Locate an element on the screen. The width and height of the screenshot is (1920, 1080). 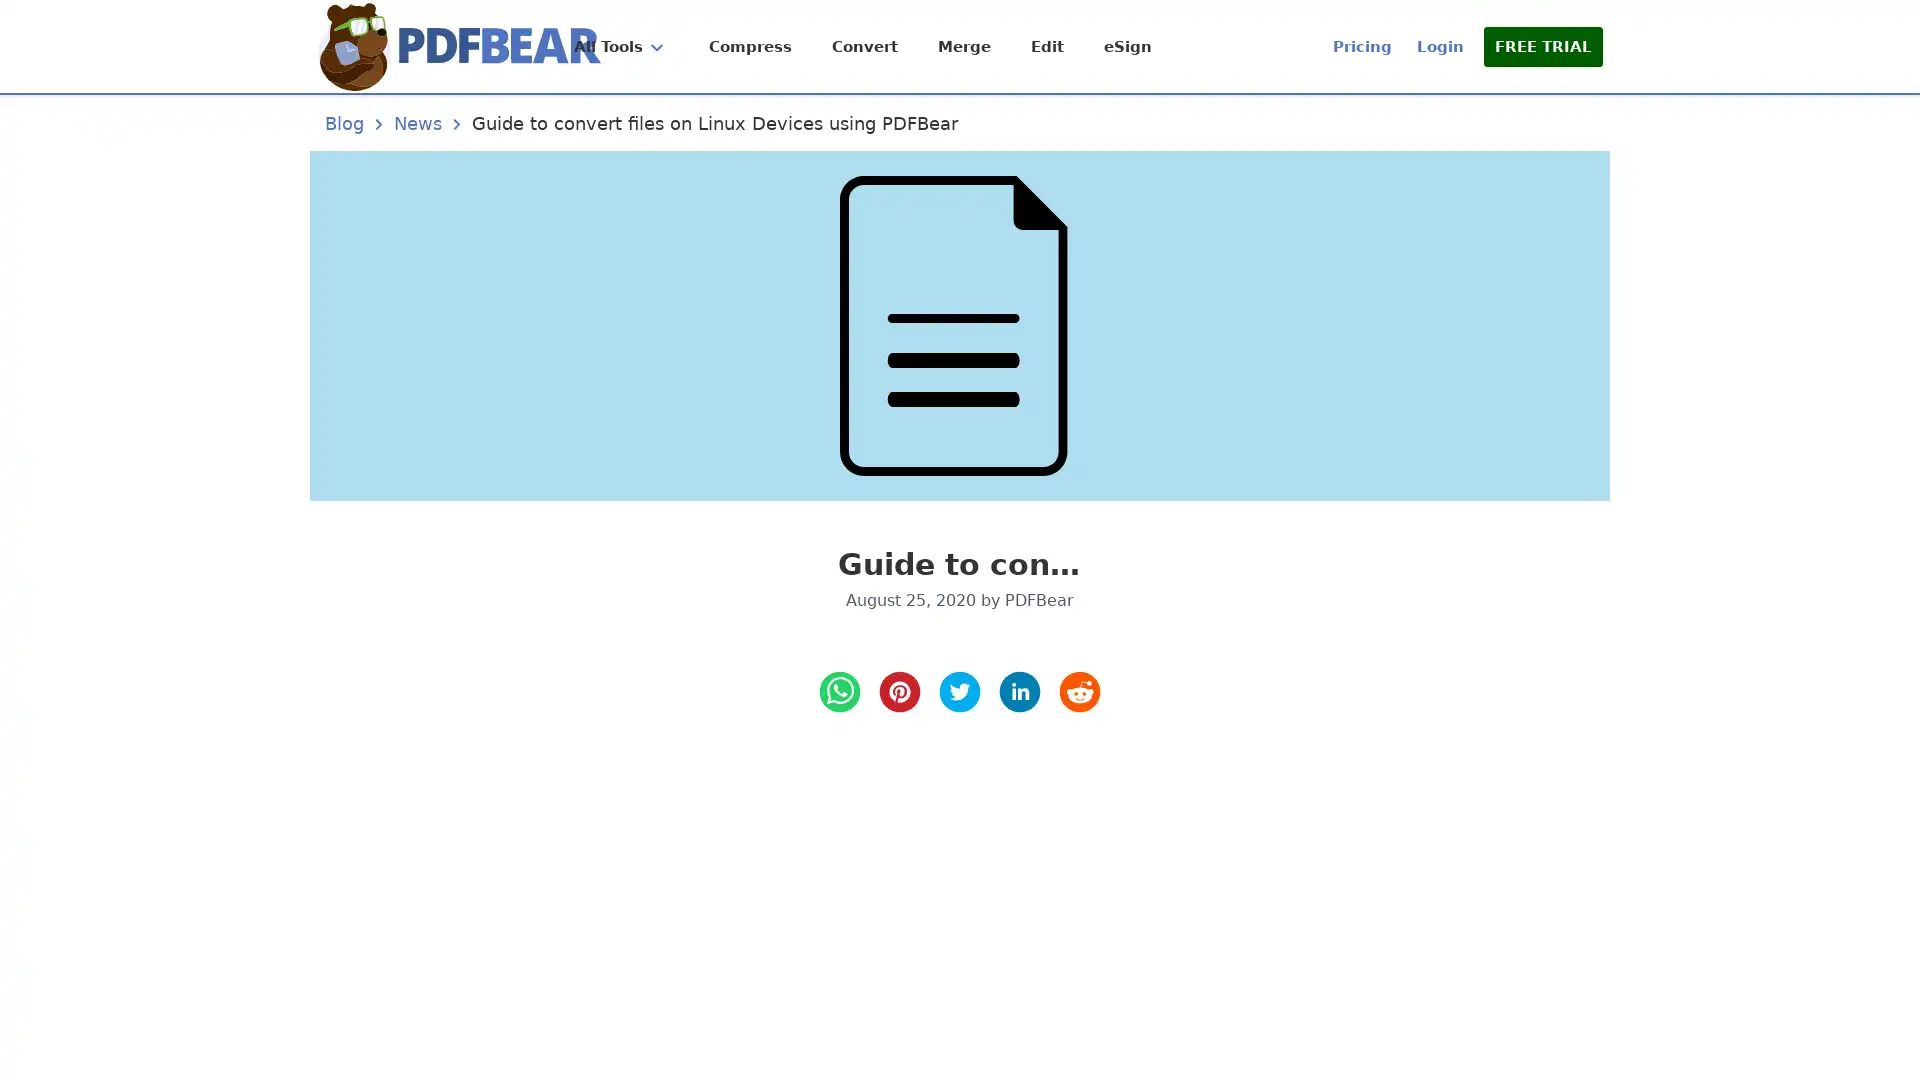
Guide to convert files on Linux Devices using PDFBear is located at coordinates (960, 325).